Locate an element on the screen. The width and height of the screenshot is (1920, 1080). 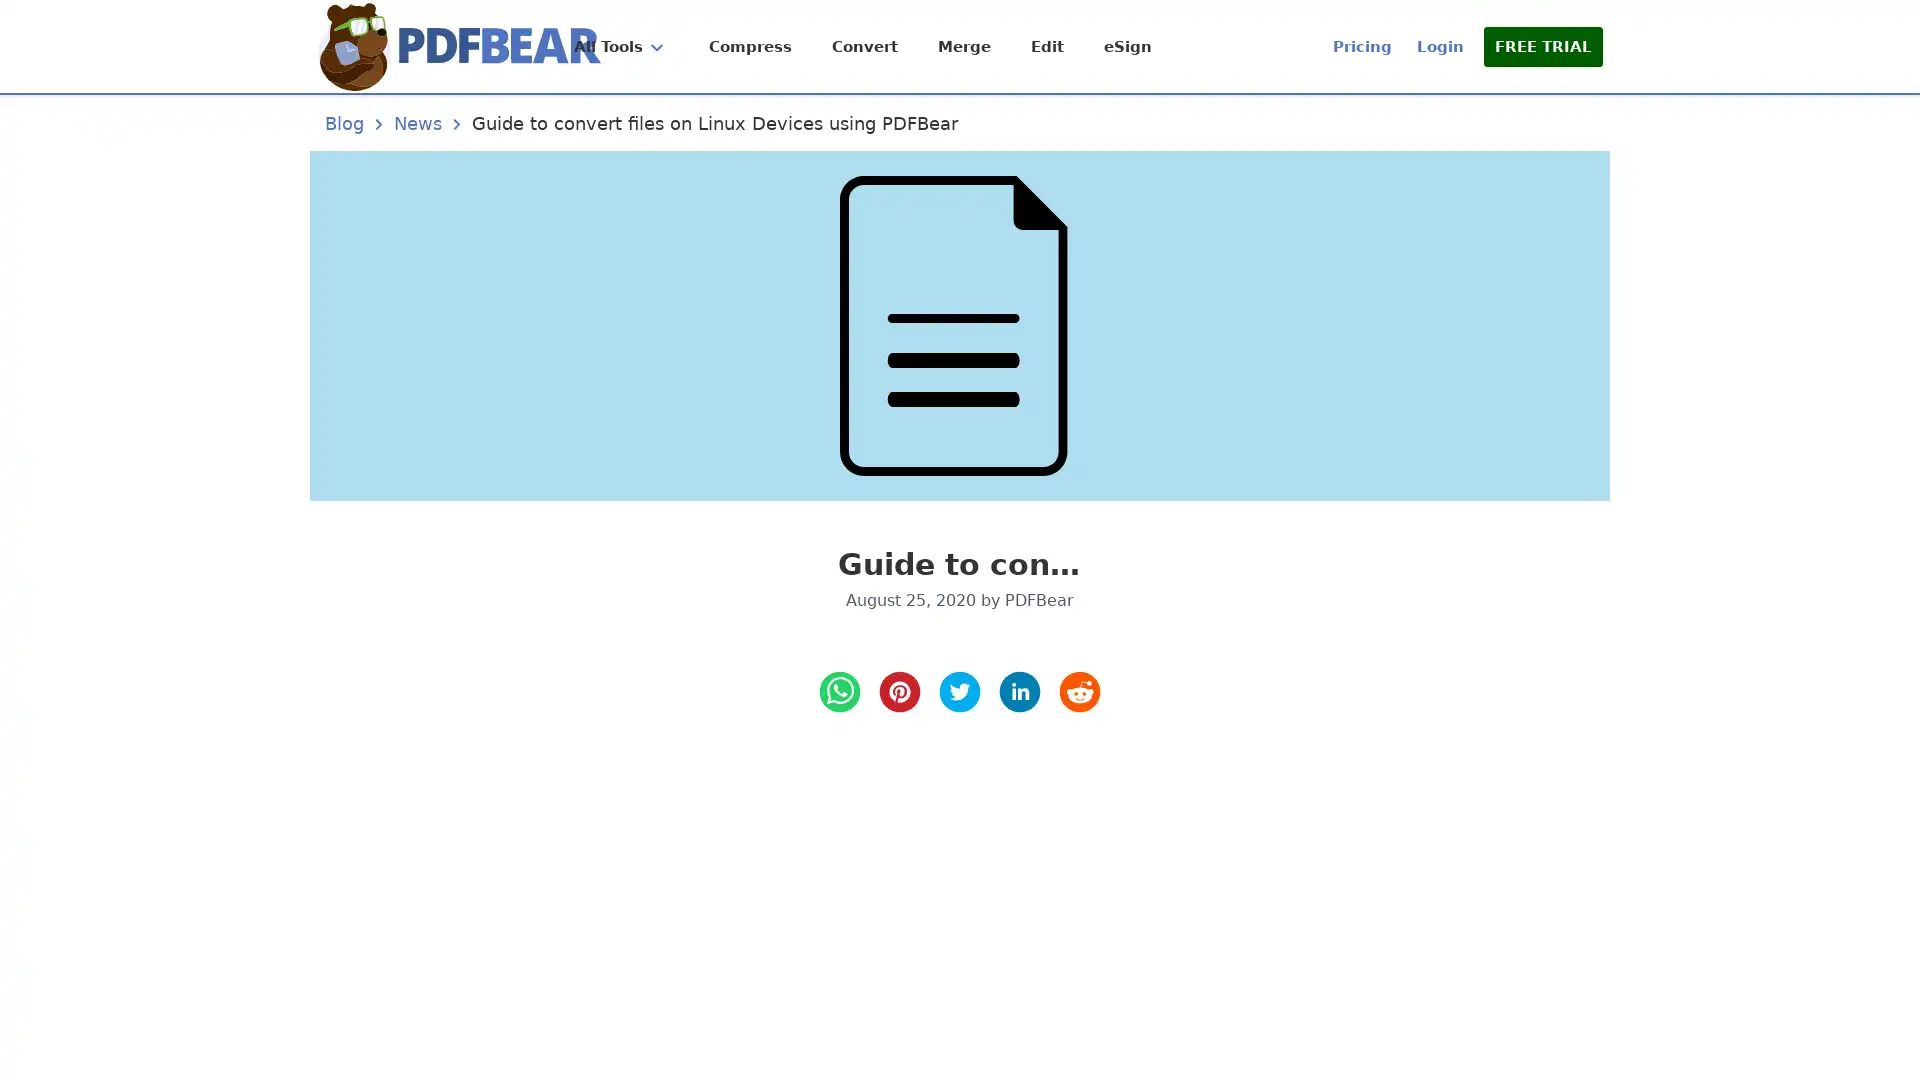
Guide to convert files on Linux Devices using PDFBear is located at coordinates (960, 325).